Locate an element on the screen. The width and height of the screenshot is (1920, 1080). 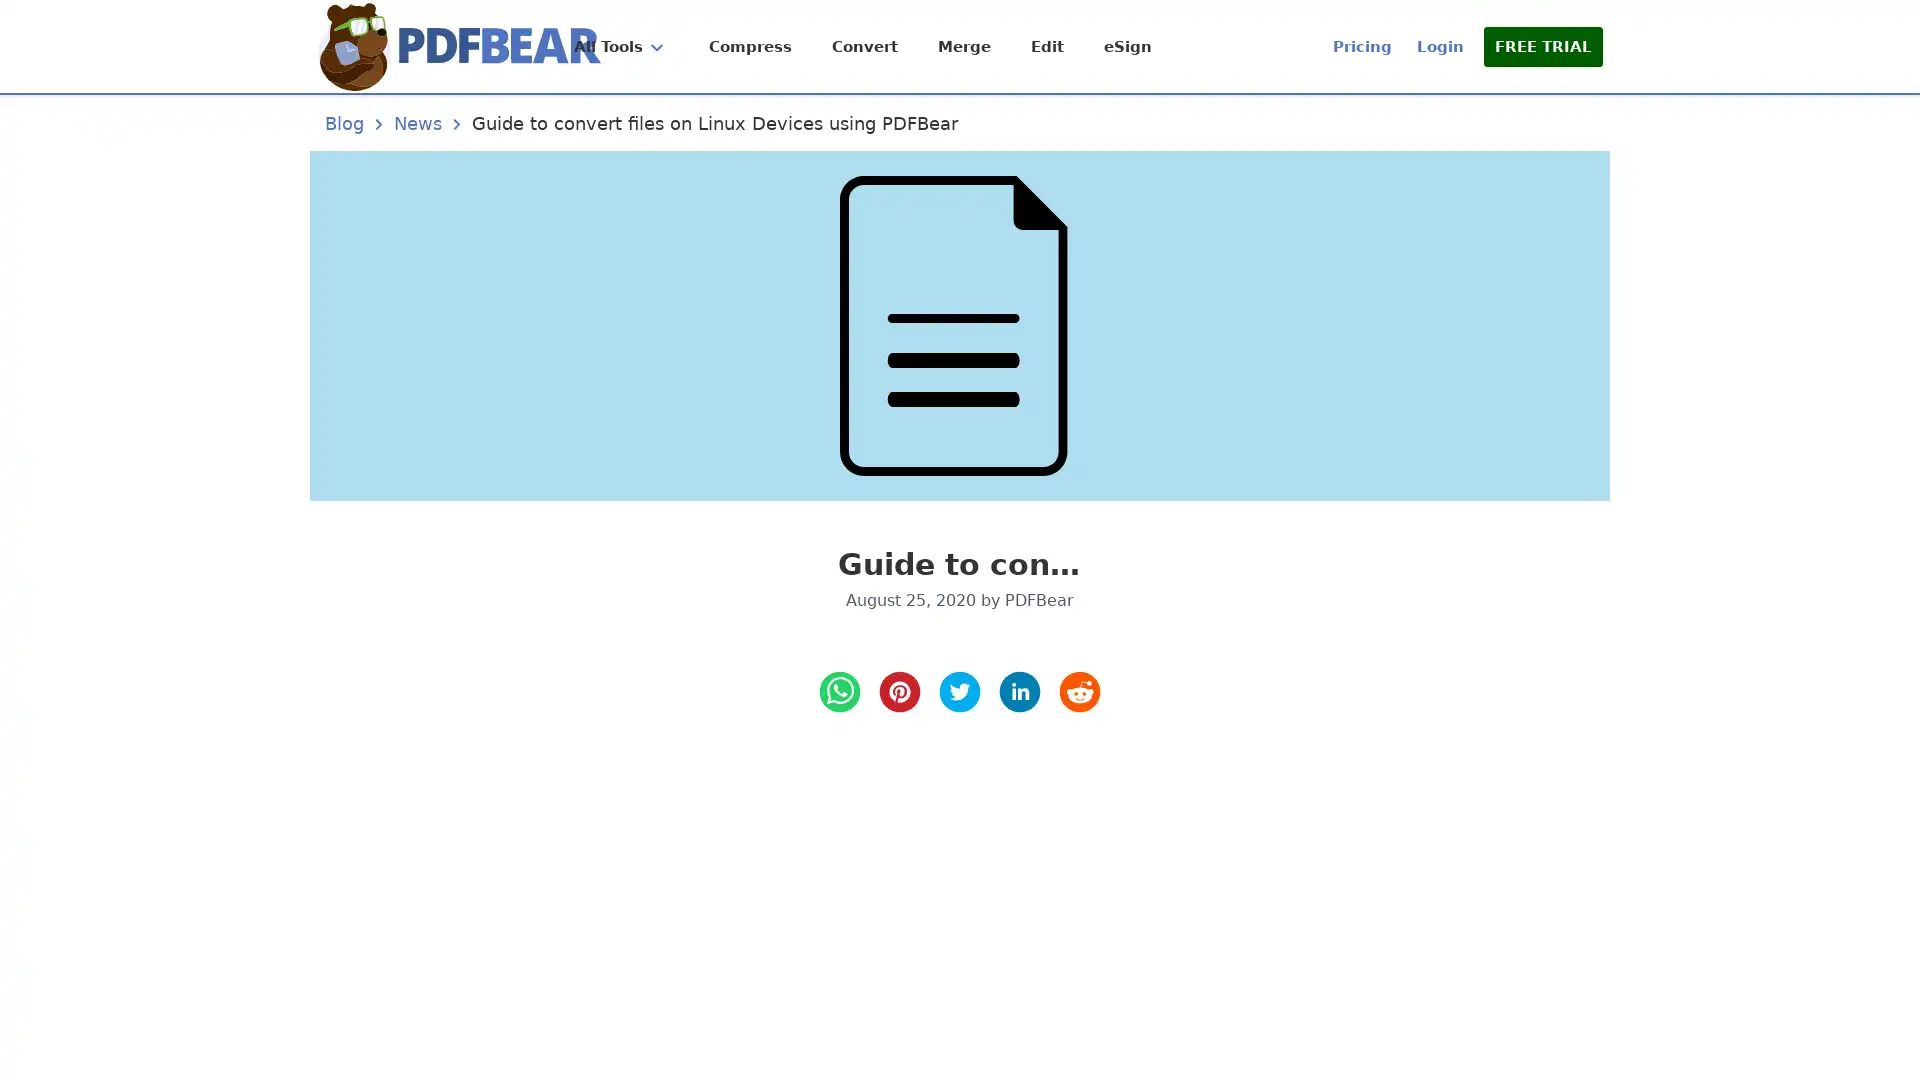
Guide to convert files on Linux Devices using PDFBear is located at coordinates (960, 325).